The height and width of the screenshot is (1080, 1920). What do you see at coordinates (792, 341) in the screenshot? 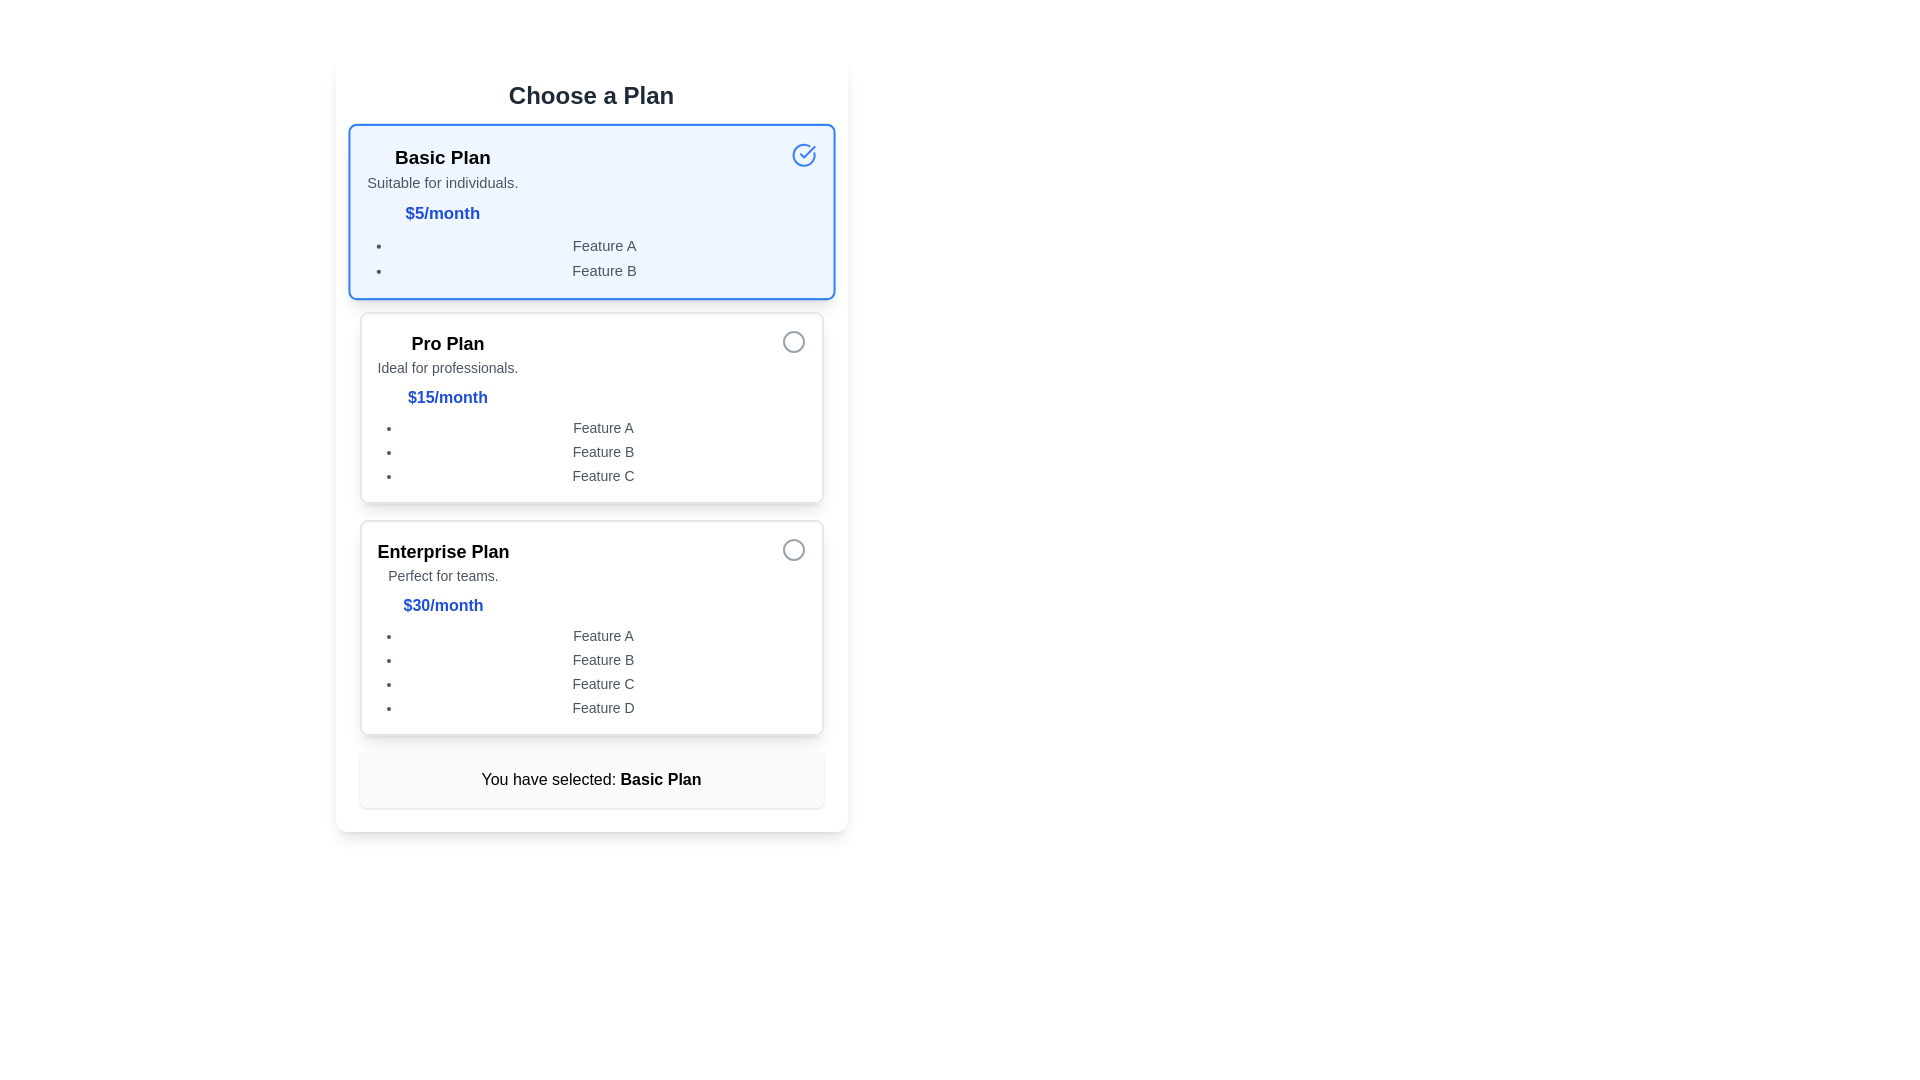
I see `the SVG Circle located at the top-right corner of the Pro Plan card, which serves as a decorative or interactive visual indicator` at bounding box center [792, 341].